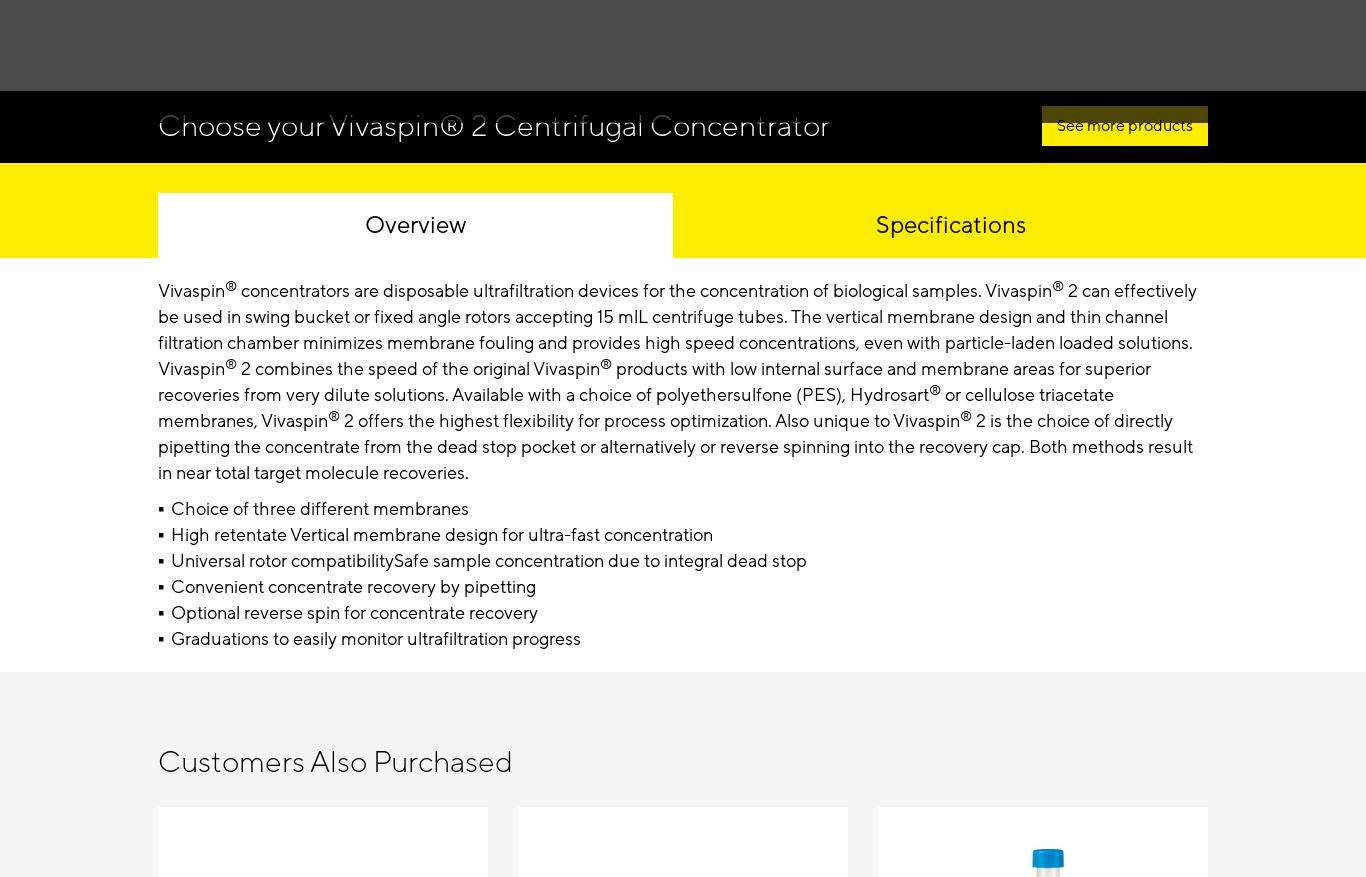 The height and width of the screenshot is (877, 1366). I want to click on 'or cellulose triacetate membranes, Vivaspin', so click(635, 406).